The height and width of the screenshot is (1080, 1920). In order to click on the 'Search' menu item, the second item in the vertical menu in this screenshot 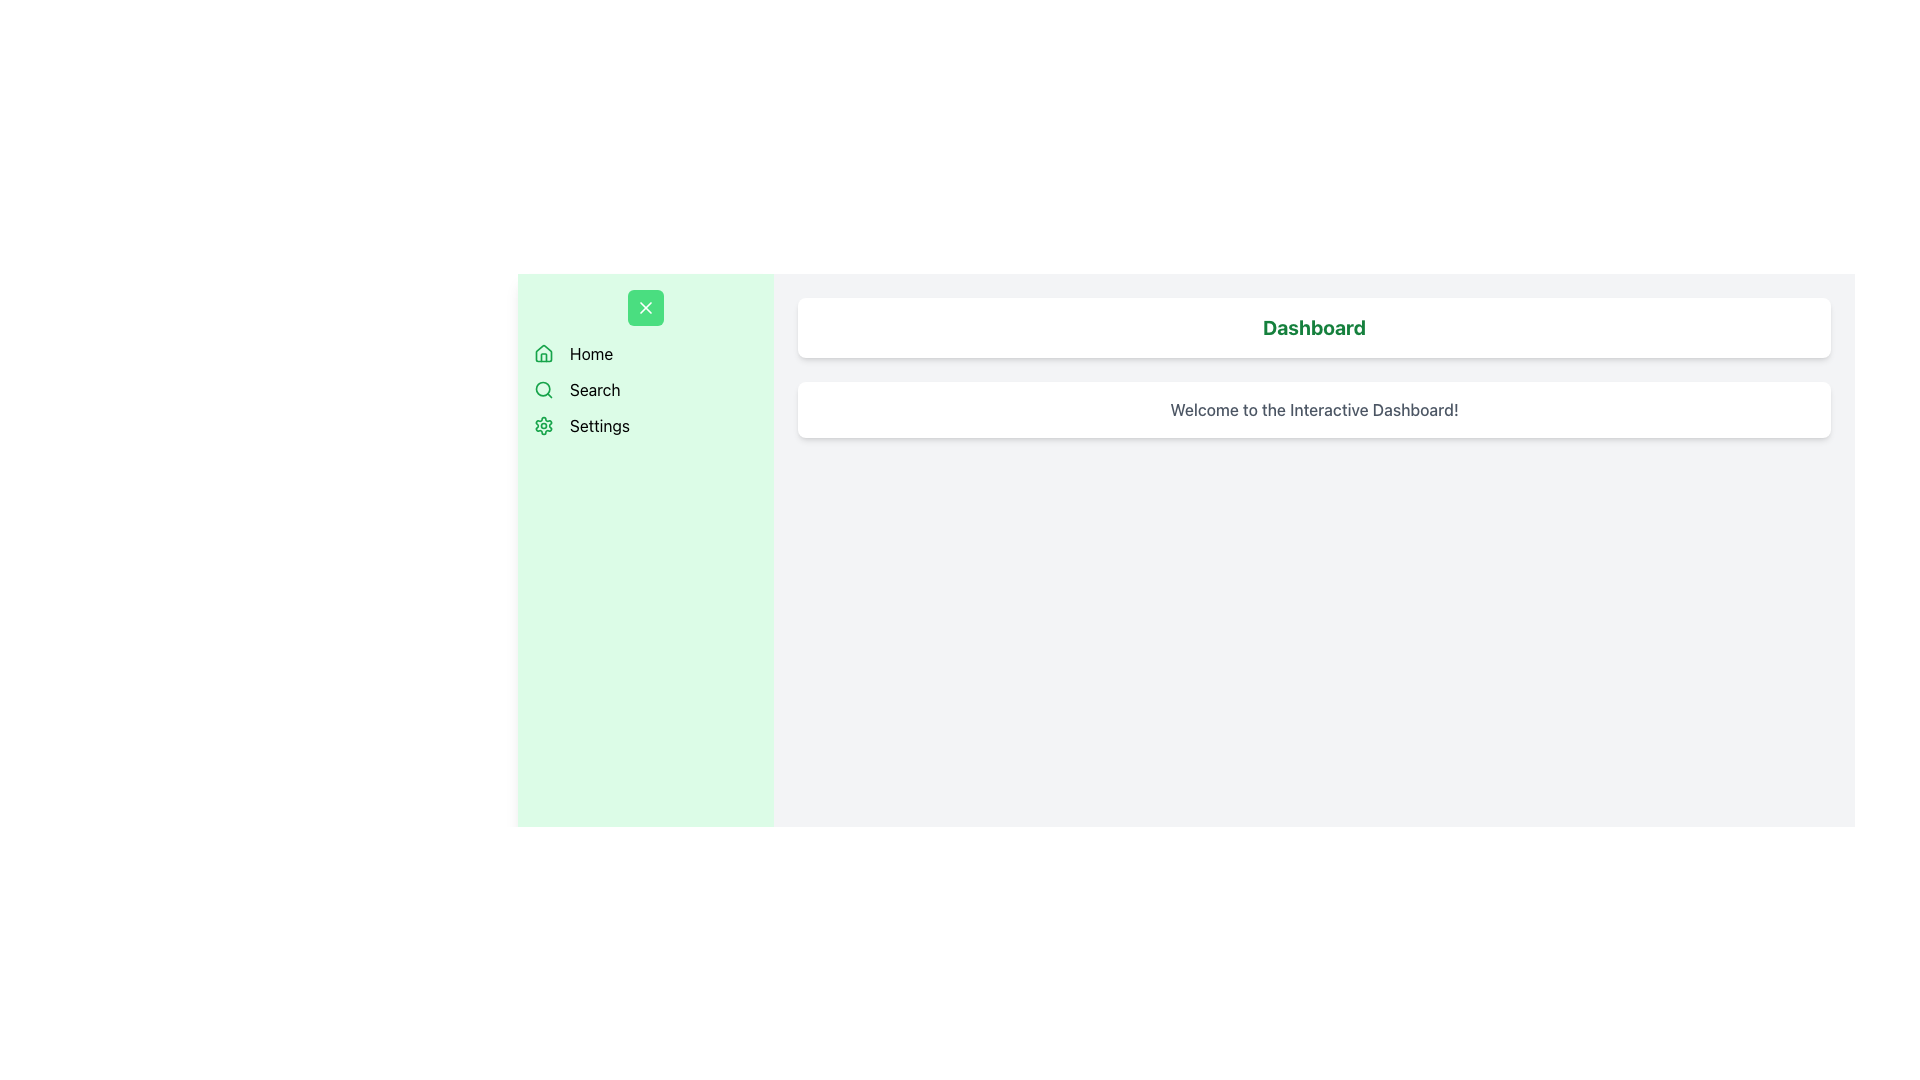, I will do `click(646, 389)`.